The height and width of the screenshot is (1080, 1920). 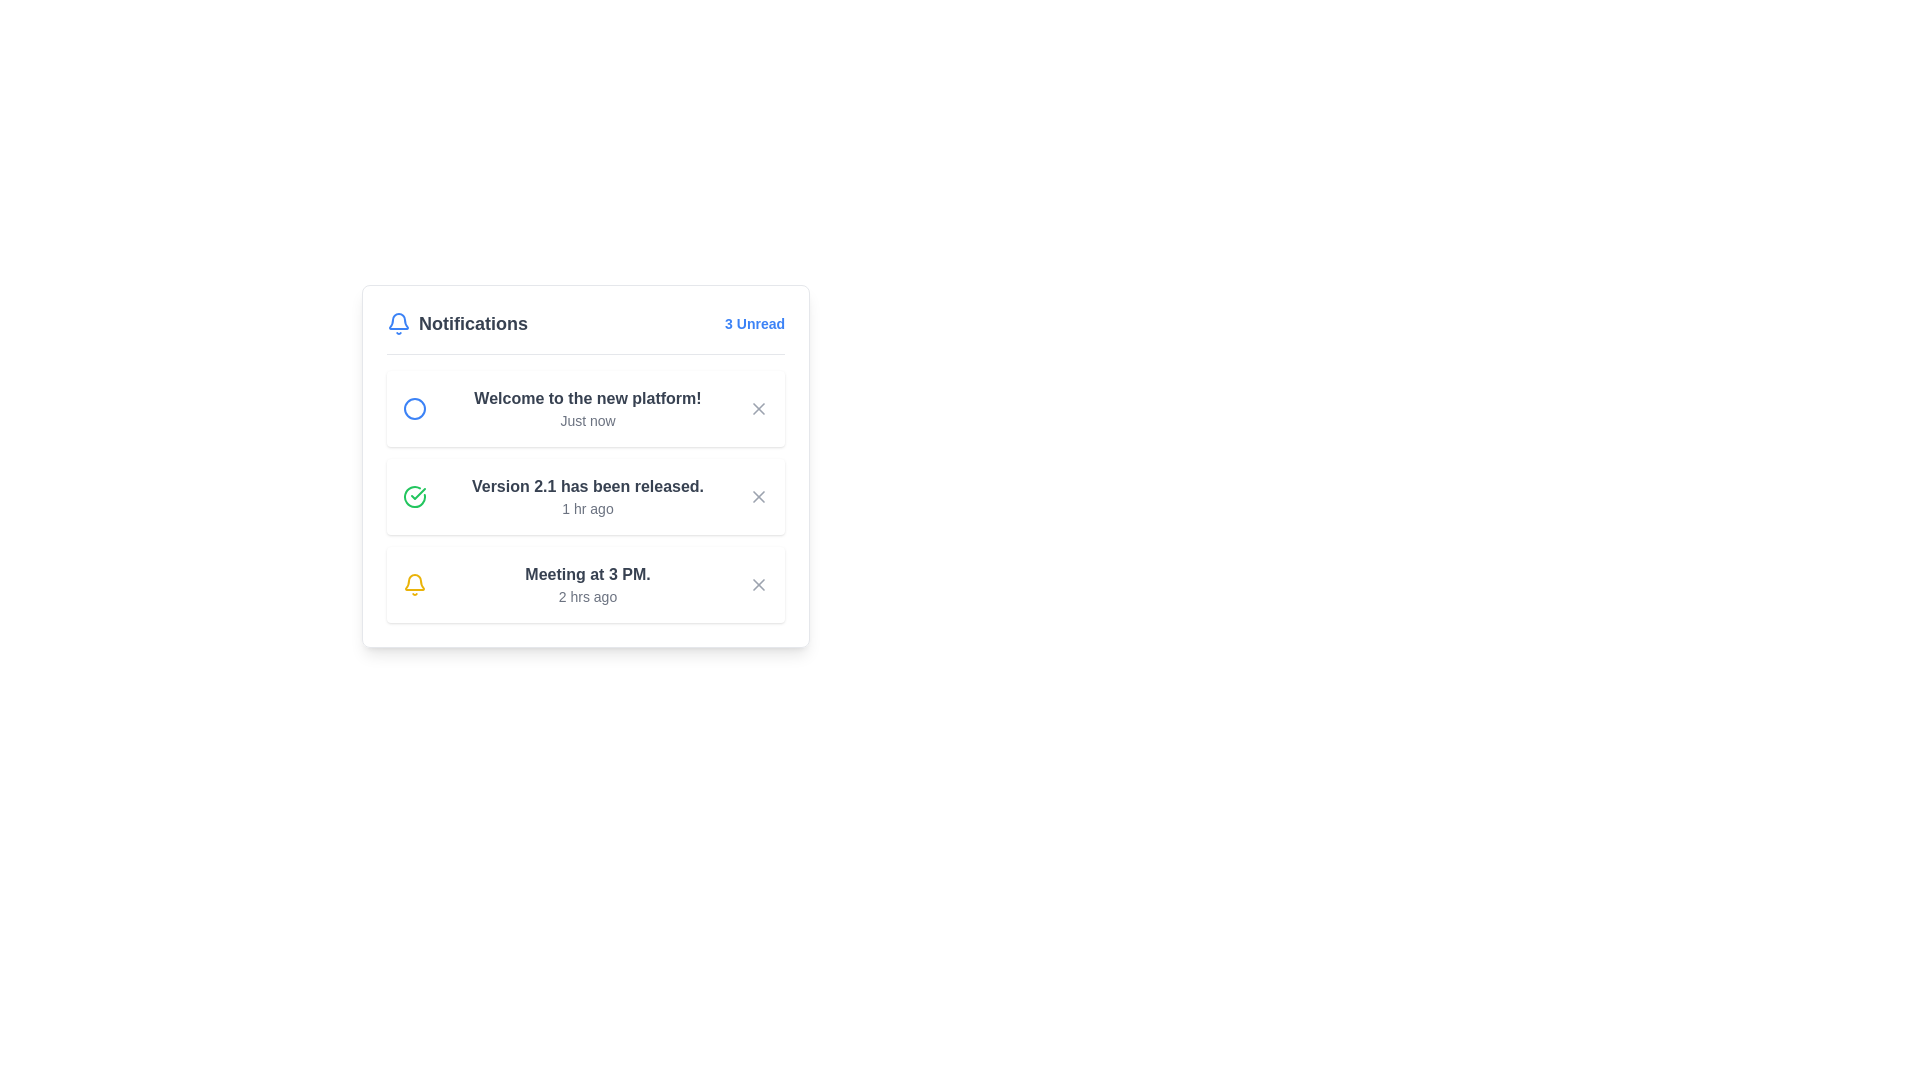 What do you see at coordinates (587, 486) in the screenshot?
I see `text content of the notification titled 'Version 2.1 has been released.' which is styled with a bold font and gray color, located in the vertical notification list` at bounding box center [587, 486].